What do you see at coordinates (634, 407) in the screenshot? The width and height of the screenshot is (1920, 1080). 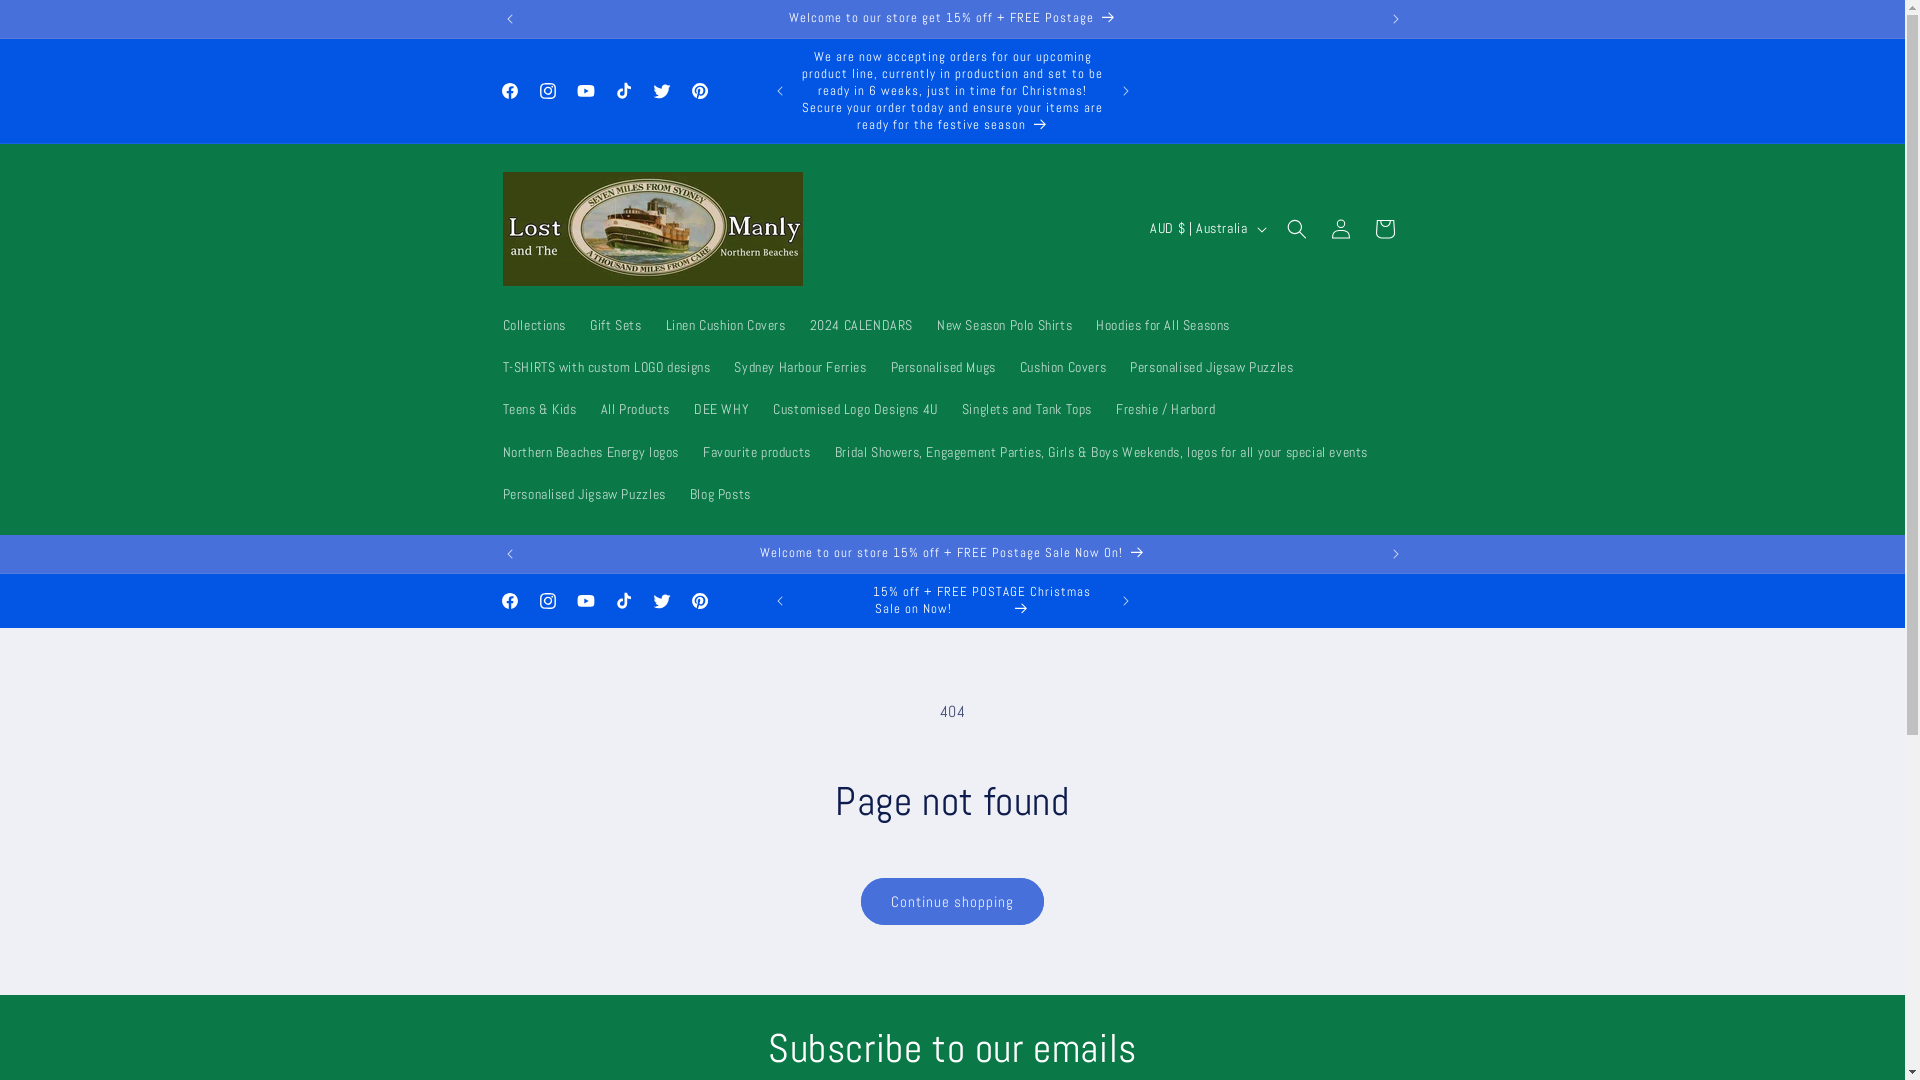 I see `'All Products'` at bounding box center [634, 407].